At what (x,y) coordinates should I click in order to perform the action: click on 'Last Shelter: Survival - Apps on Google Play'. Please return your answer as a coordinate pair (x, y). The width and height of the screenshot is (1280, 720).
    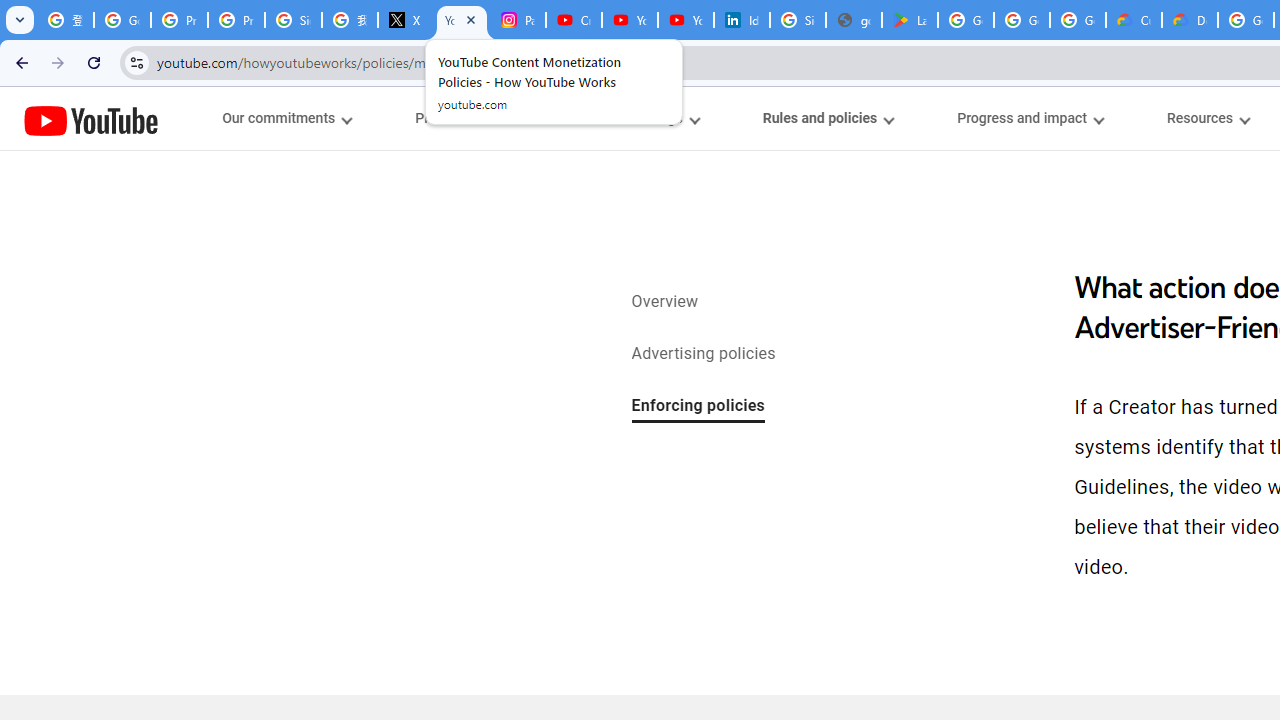
    Looking at the image, I should click on (909, 20).